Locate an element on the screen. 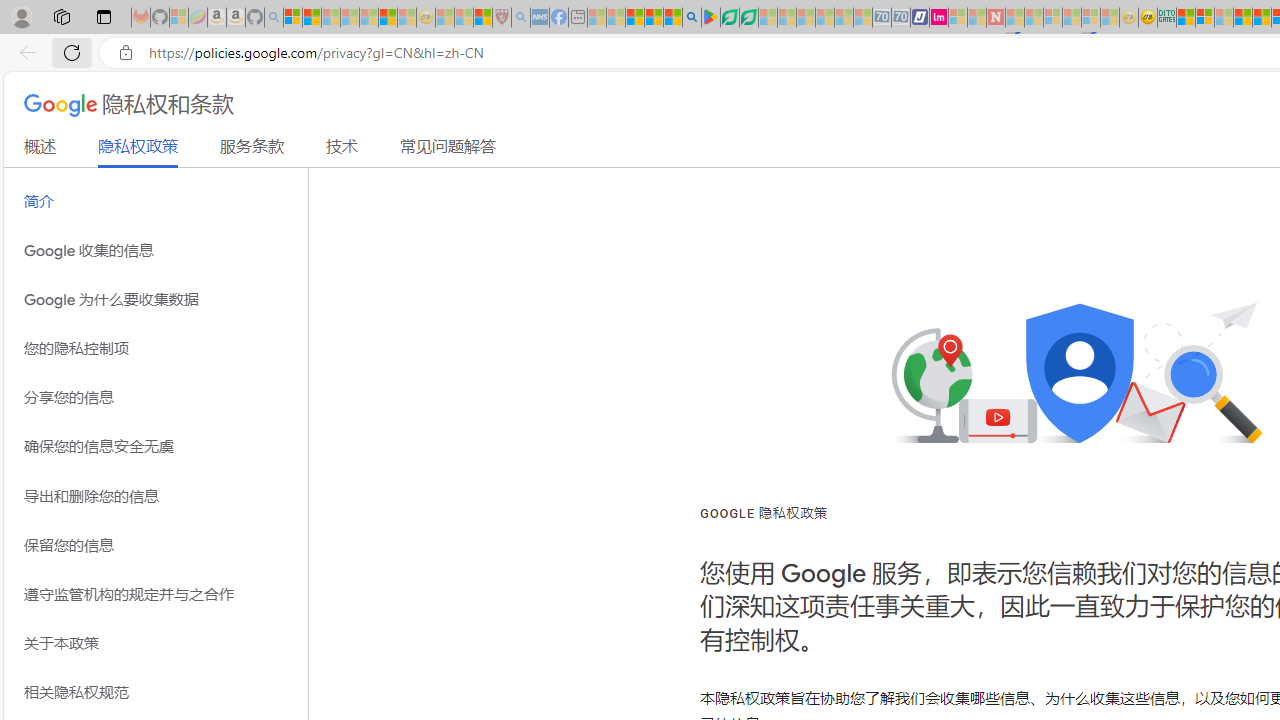 The width and height of the screenshot is (1280, 720). 'Jobs - lastminute.com Investor Portal' is located at coordinates (938, 17).